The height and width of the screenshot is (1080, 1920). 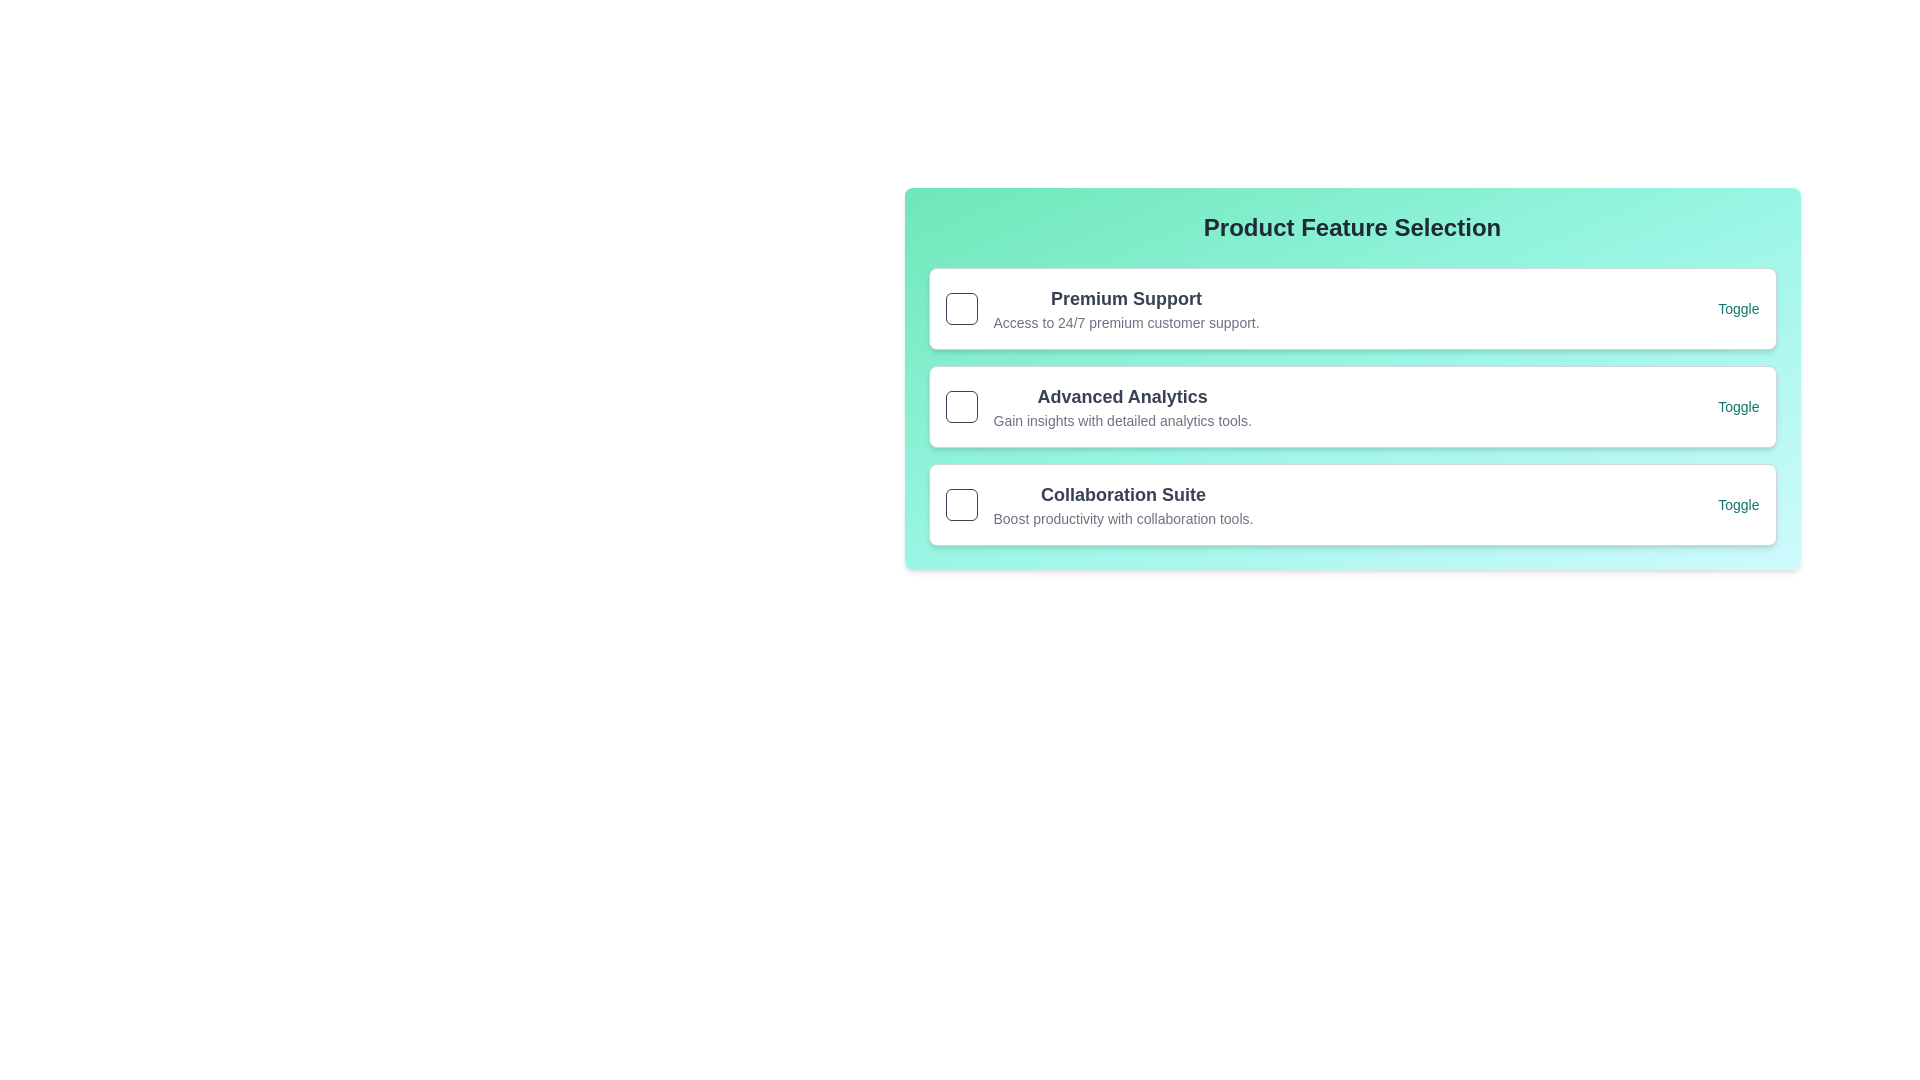 I want to click on the 'Premium Support' feature description located in the first row of the product feature selection list, so click(x=1126, y=308).